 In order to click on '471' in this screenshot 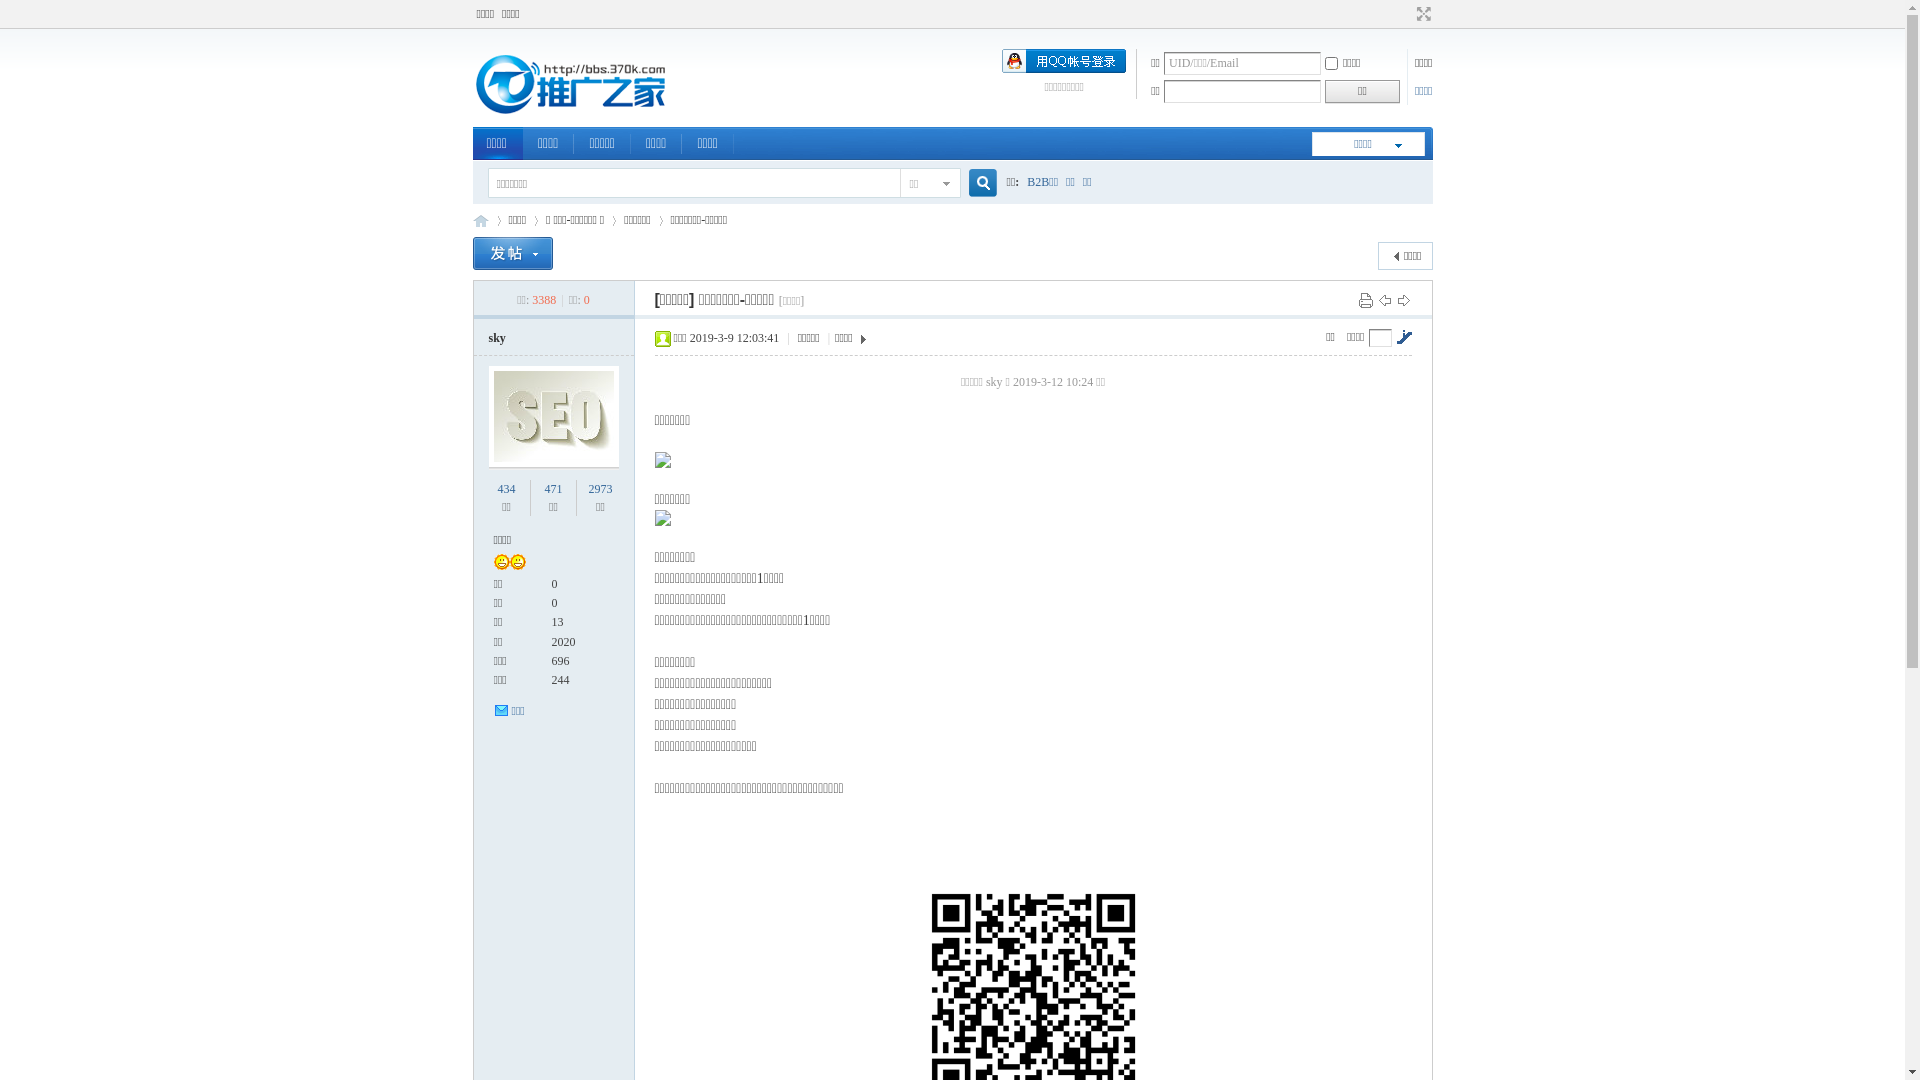, I will do `click(552, 489)`.